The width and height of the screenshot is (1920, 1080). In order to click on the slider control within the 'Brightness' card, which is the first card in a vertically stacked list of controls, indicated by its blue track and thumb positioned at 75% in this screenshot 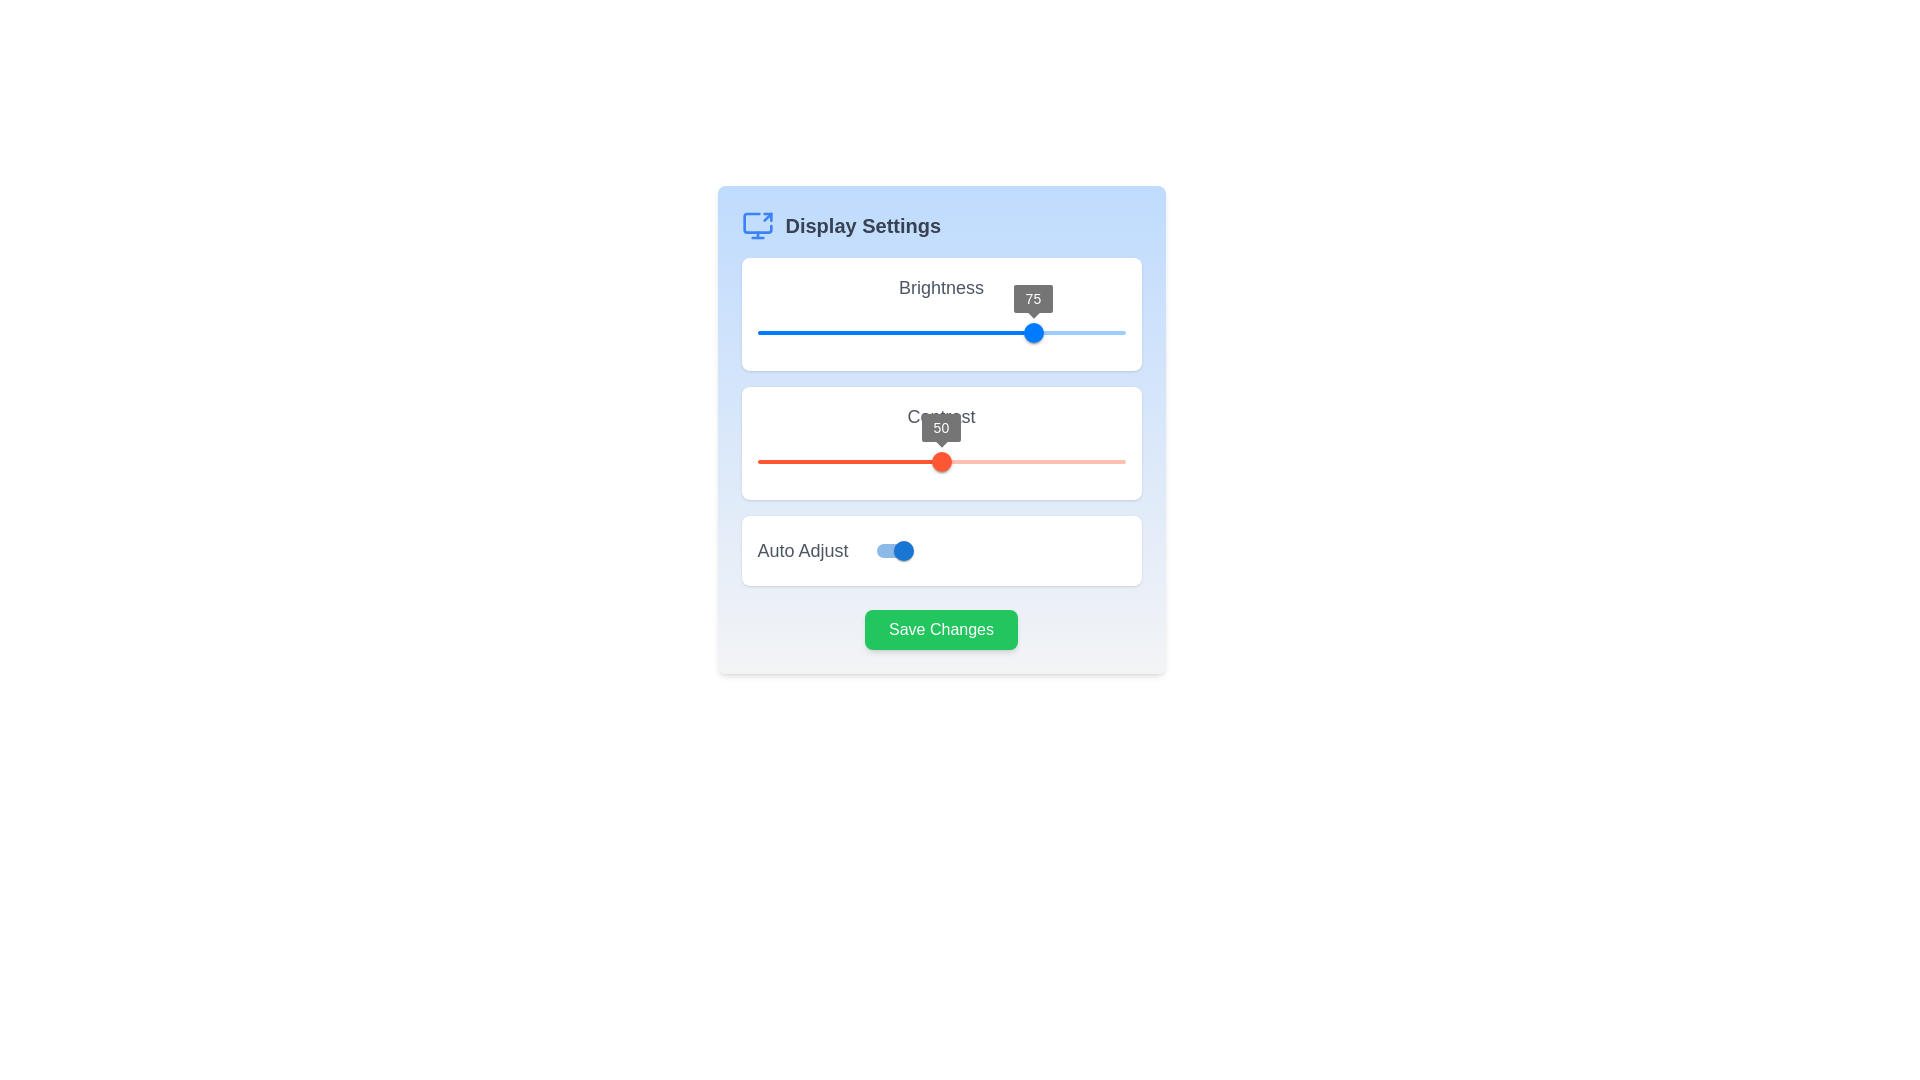, I will do `click(940, 314)`.